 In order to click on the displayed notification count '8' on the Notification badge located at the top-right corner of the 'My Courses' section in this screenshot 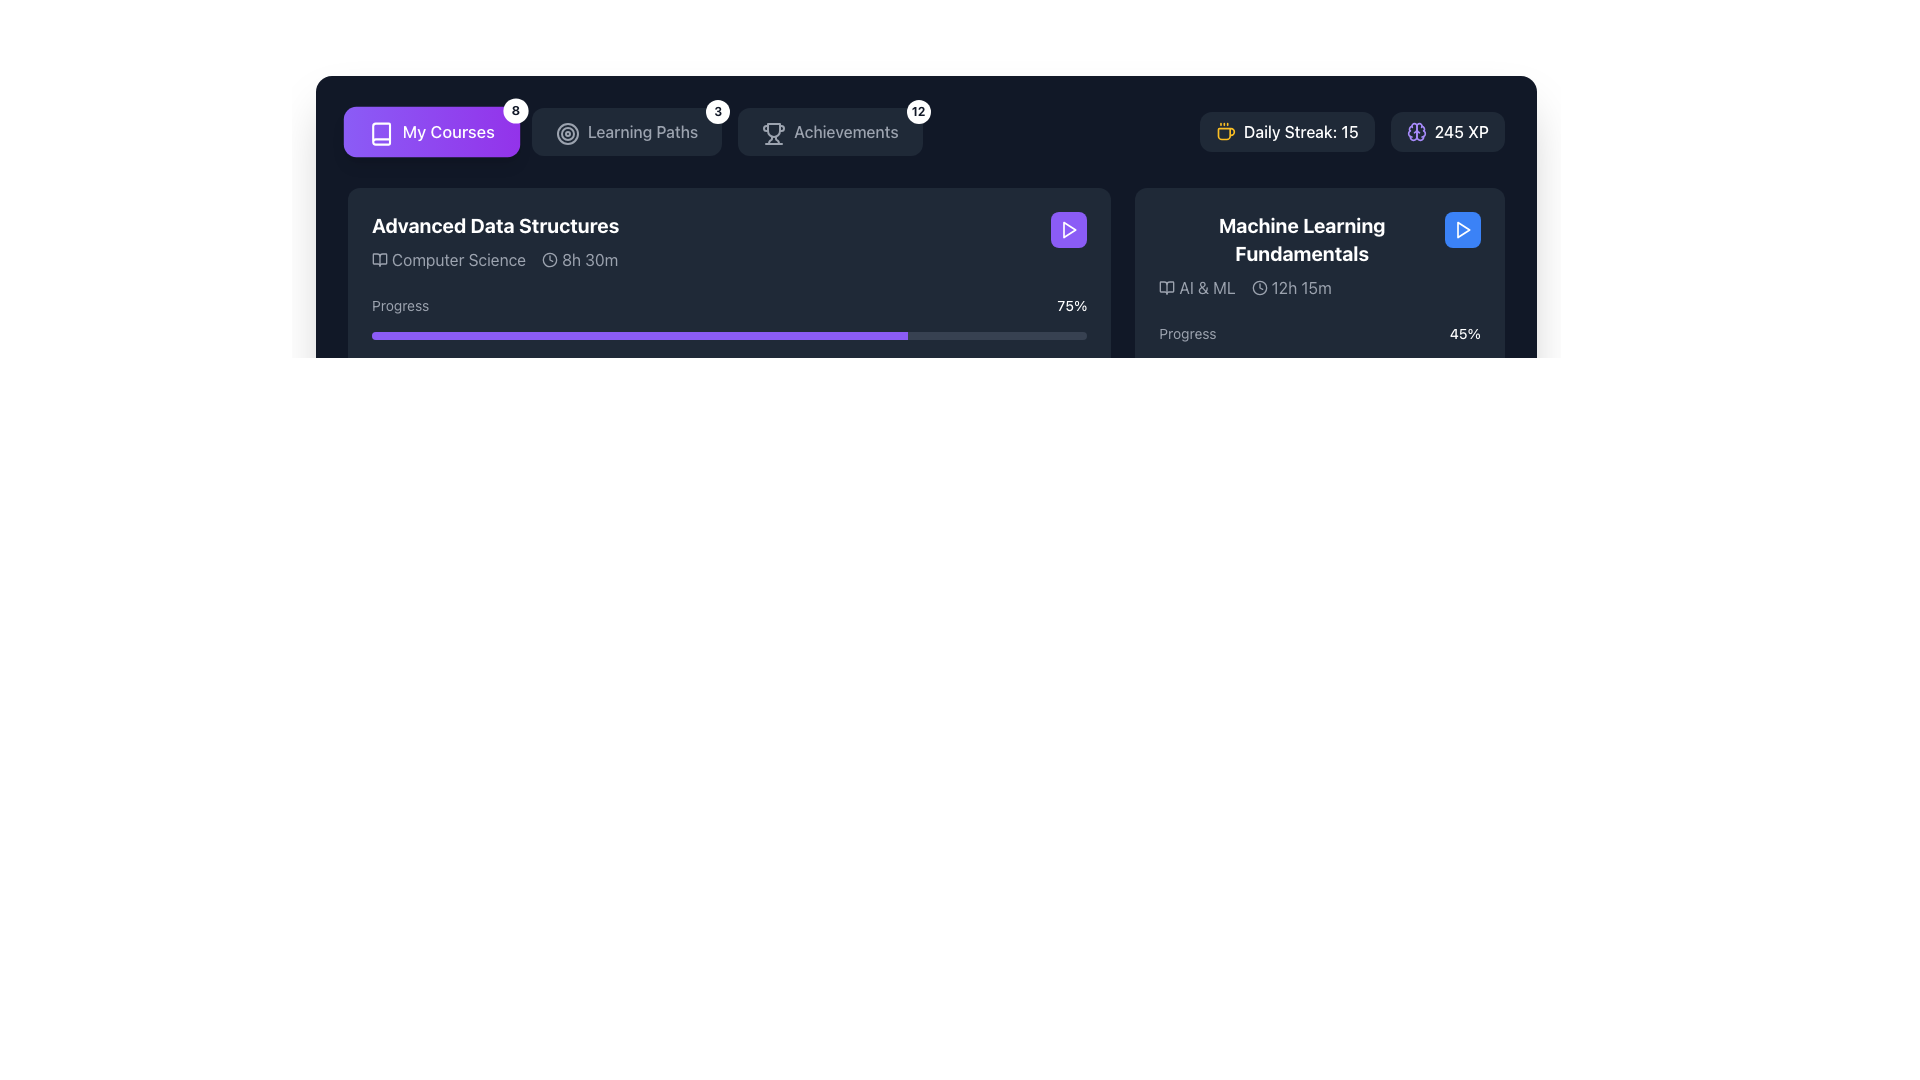, I will do `click(515, 111)`.